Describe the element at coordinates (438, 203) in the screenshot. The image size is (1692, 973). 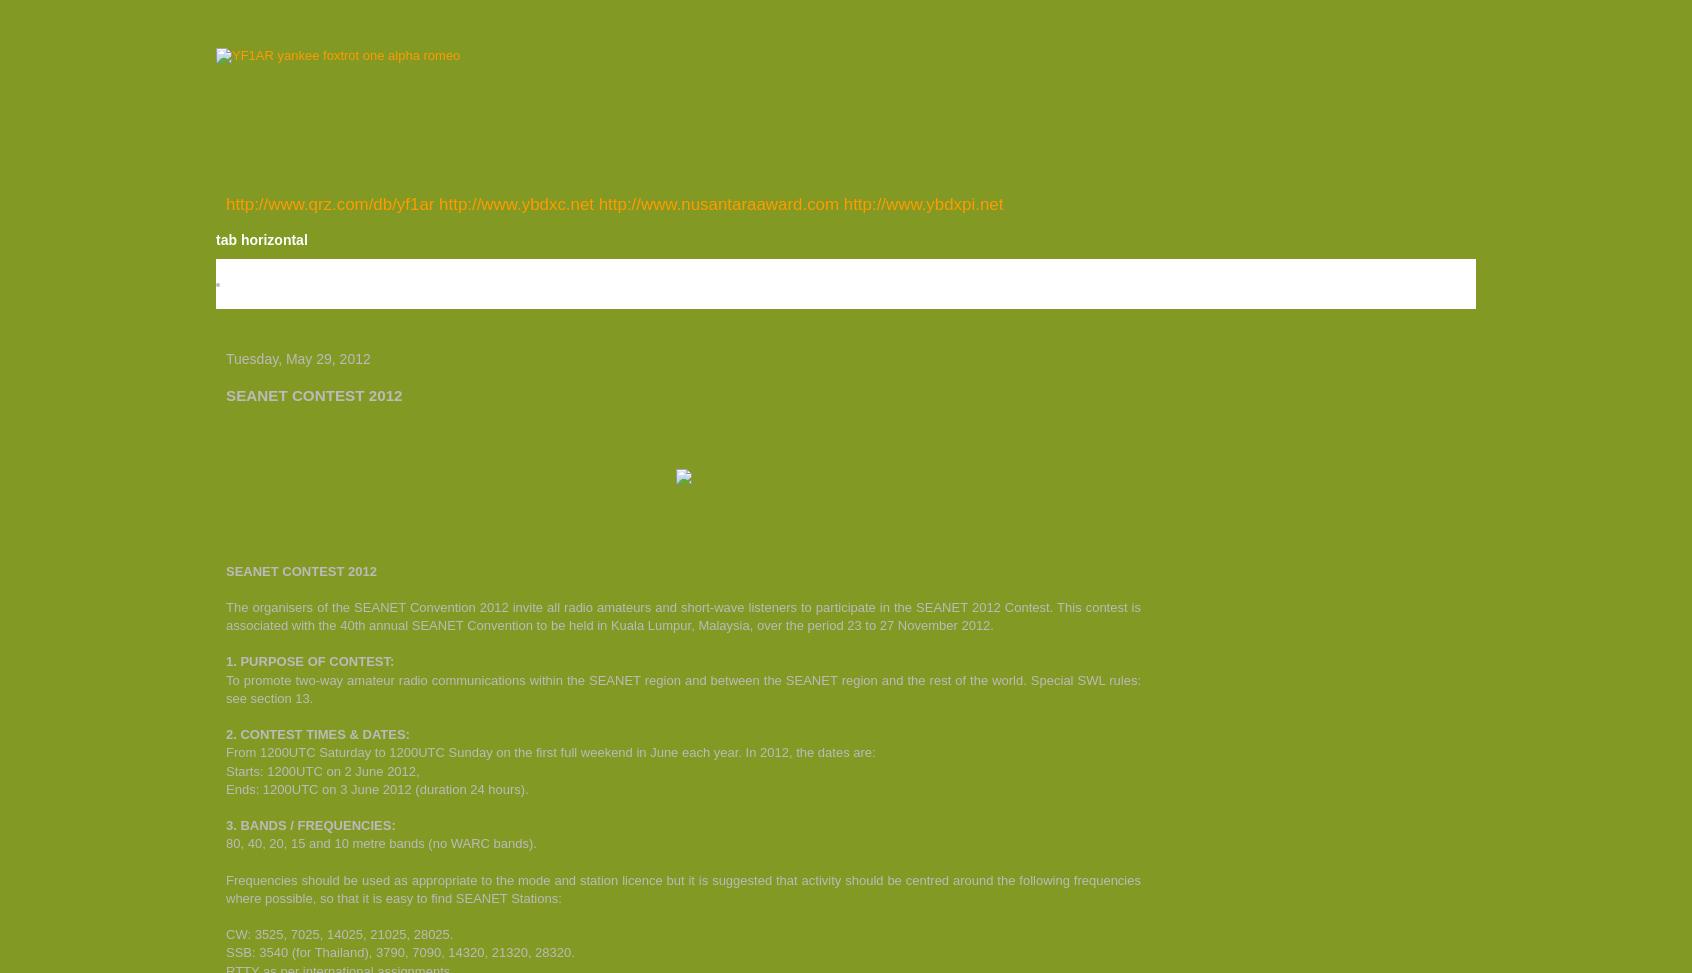
I see `'http://www.ybdxc.net'` at that location.